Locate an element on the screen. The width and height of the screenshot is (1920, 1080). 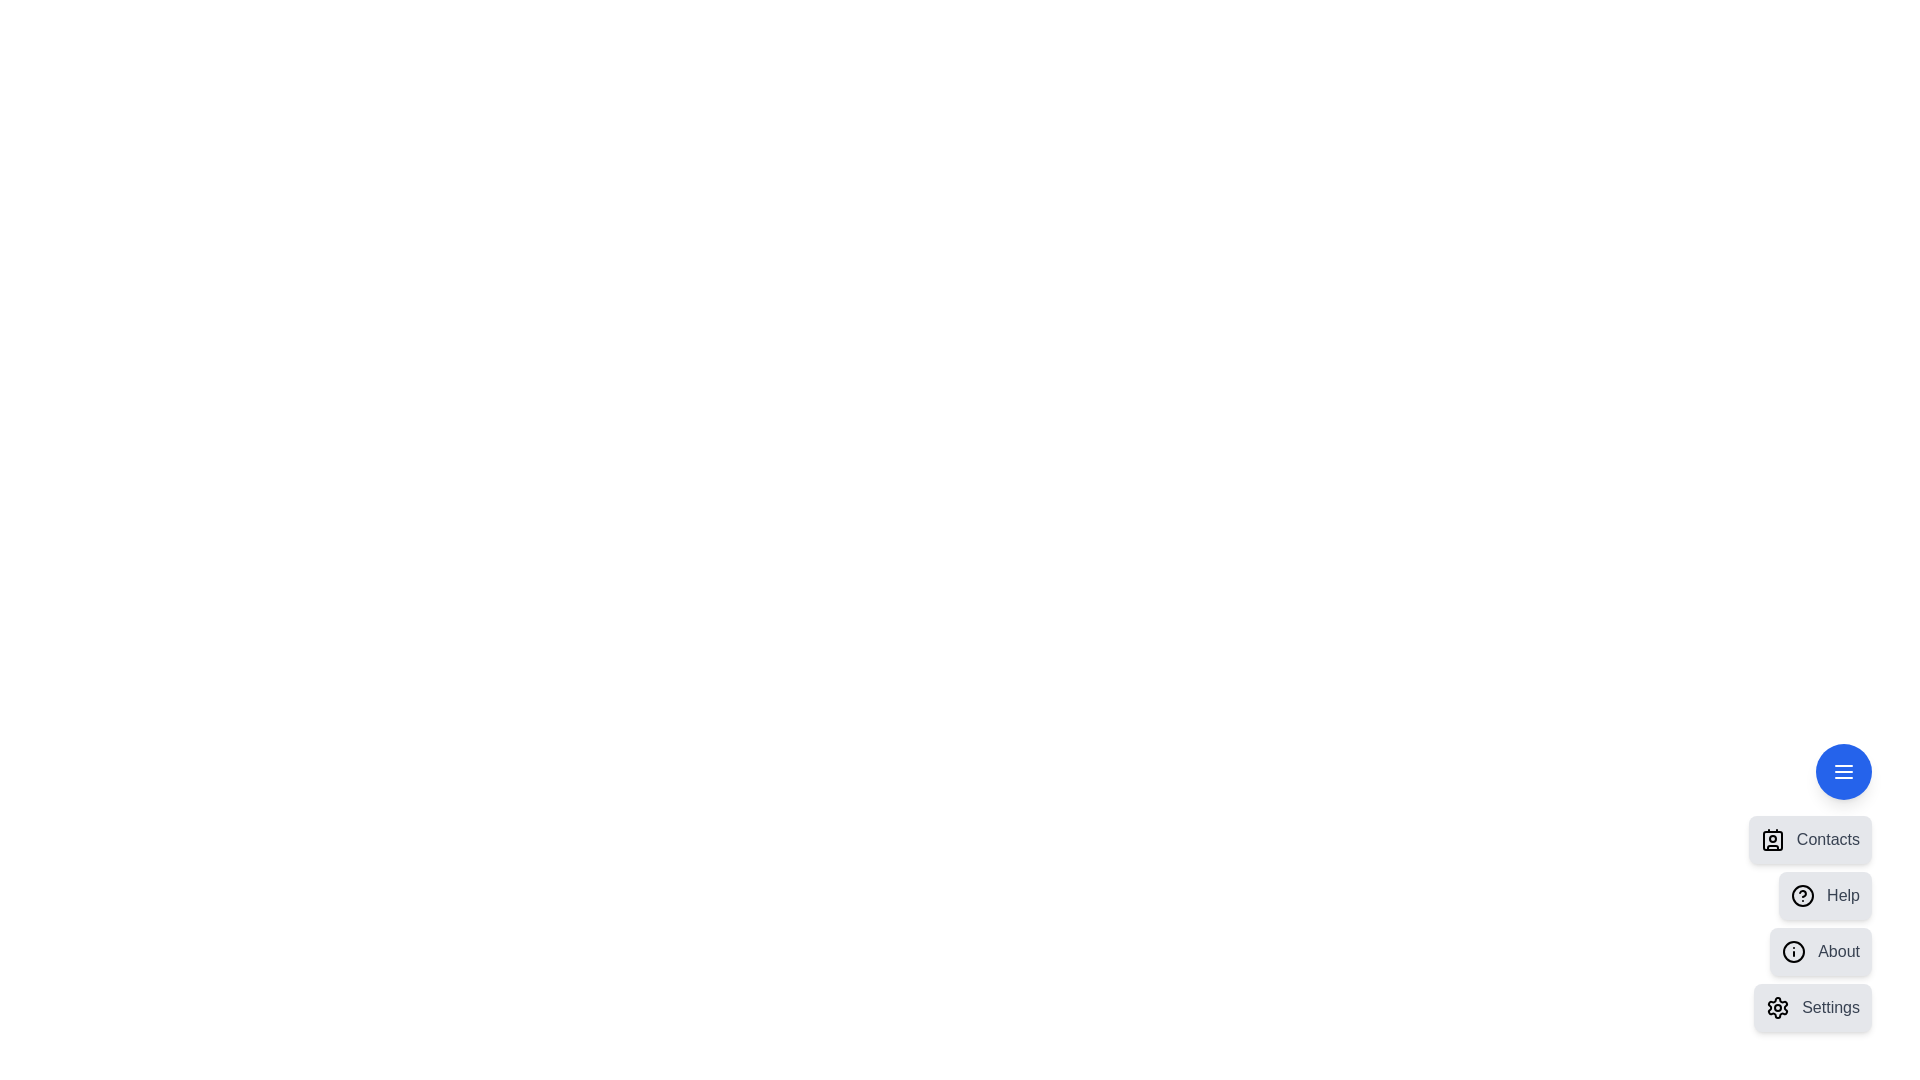
the 'About' menu item is located at coordinates (1820, 951).